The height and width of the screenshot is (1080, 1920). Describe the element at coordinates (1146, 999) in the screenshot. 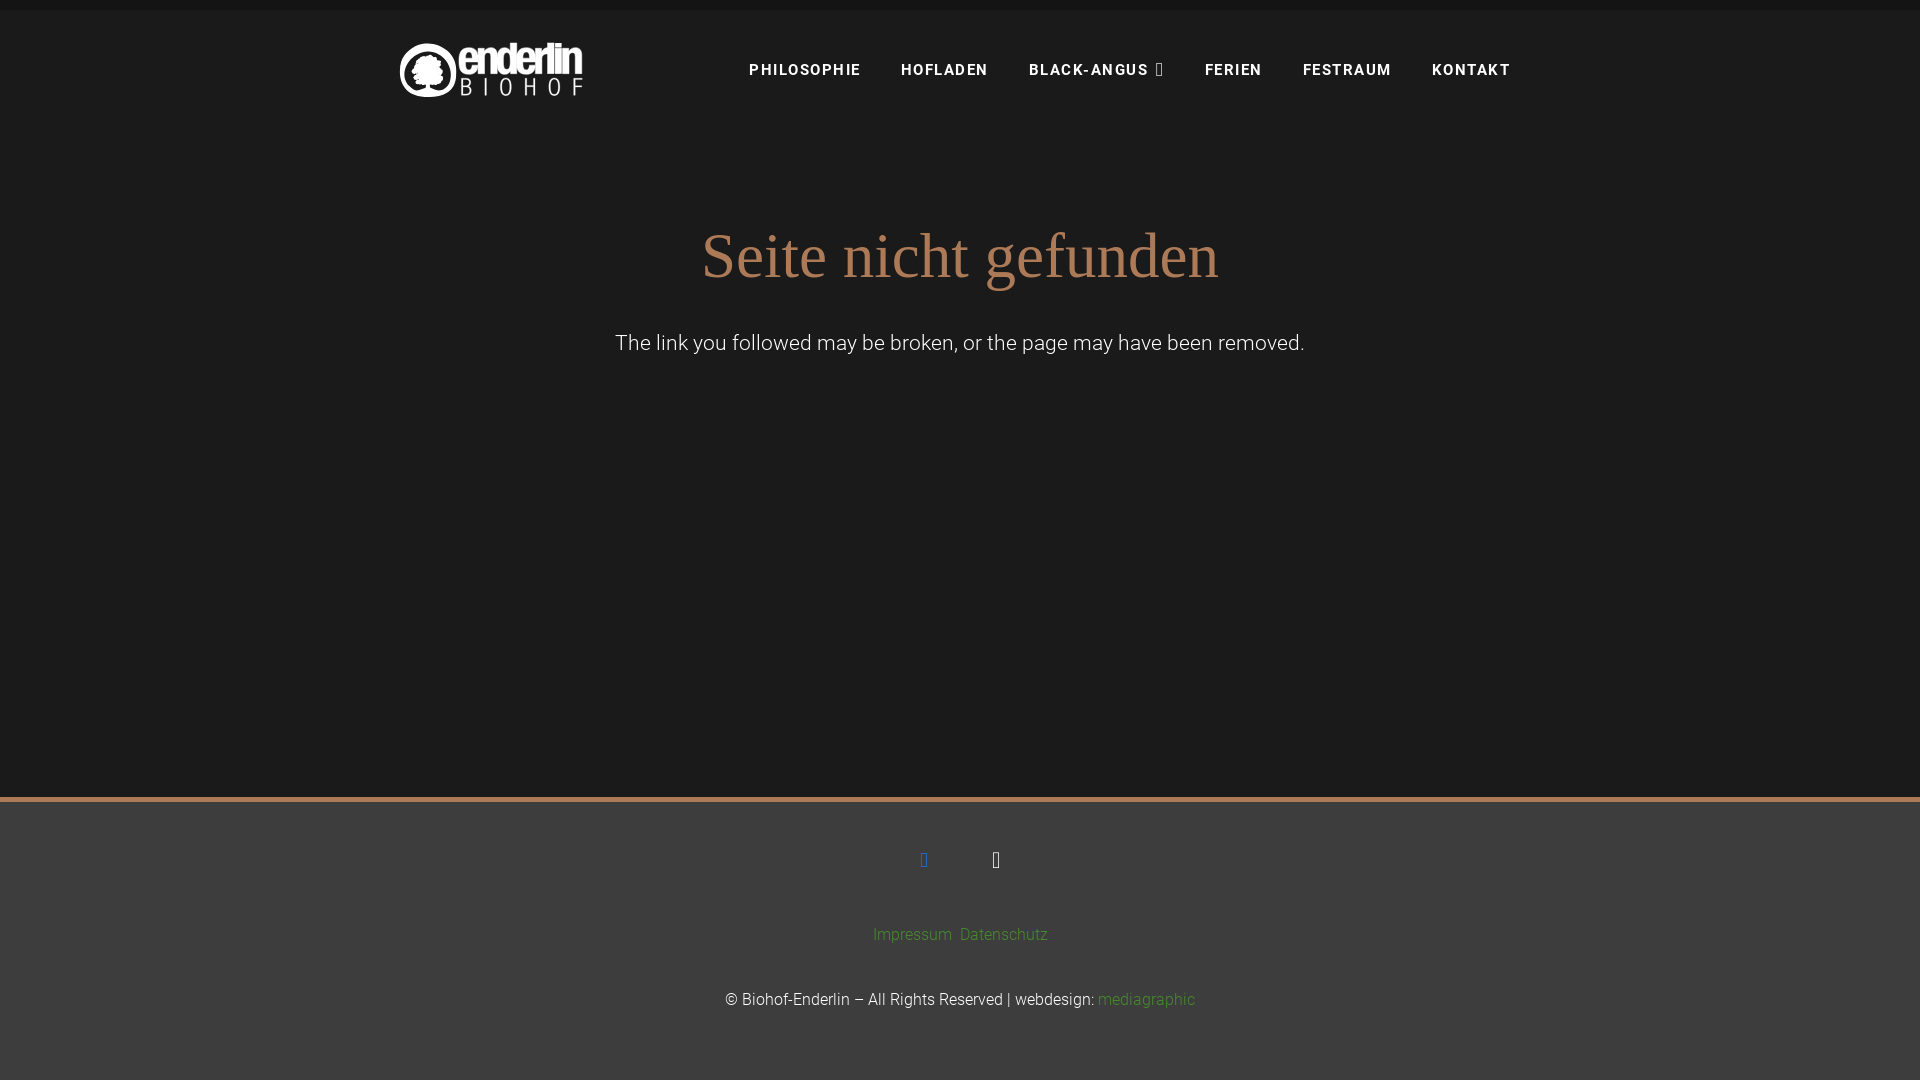

I see `'mediagraphic'` at that location.